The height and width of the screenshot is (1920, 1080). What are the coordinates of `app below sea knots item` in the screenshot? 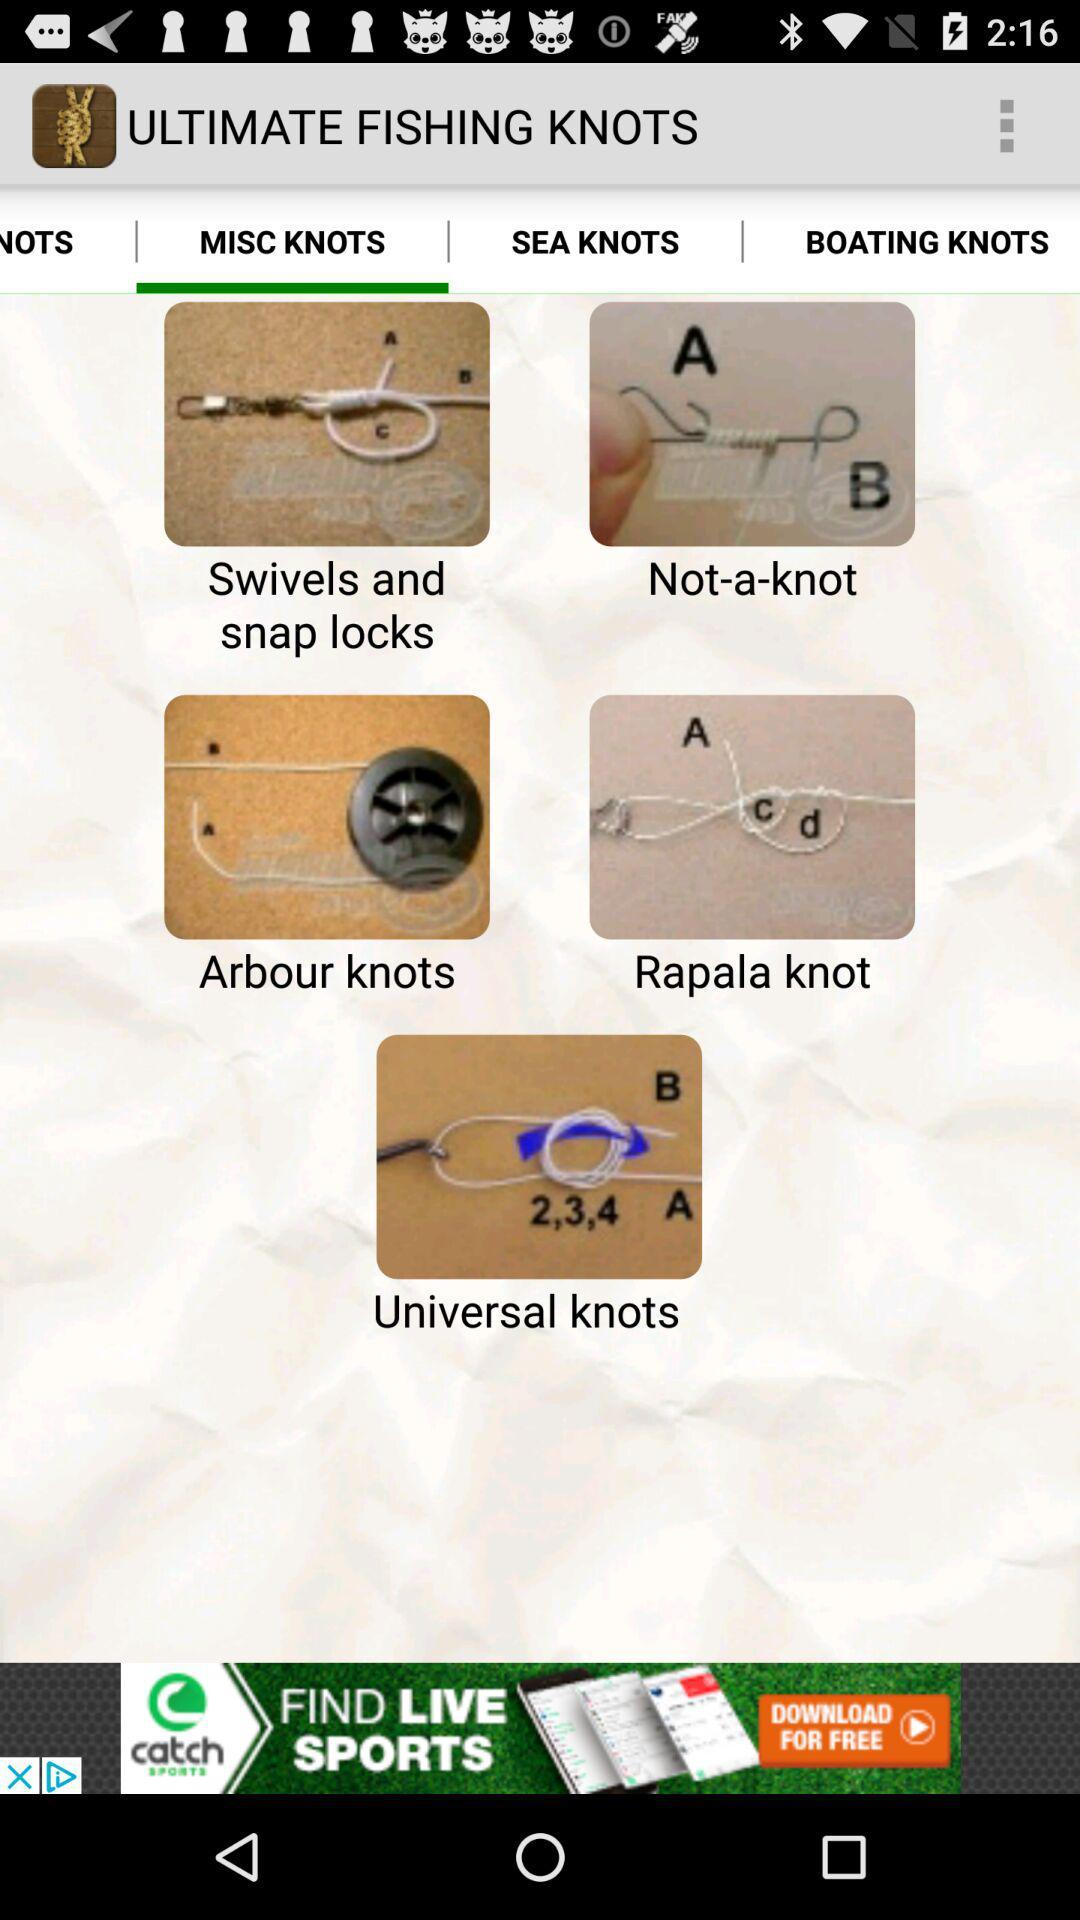 It's located at (752, 423).